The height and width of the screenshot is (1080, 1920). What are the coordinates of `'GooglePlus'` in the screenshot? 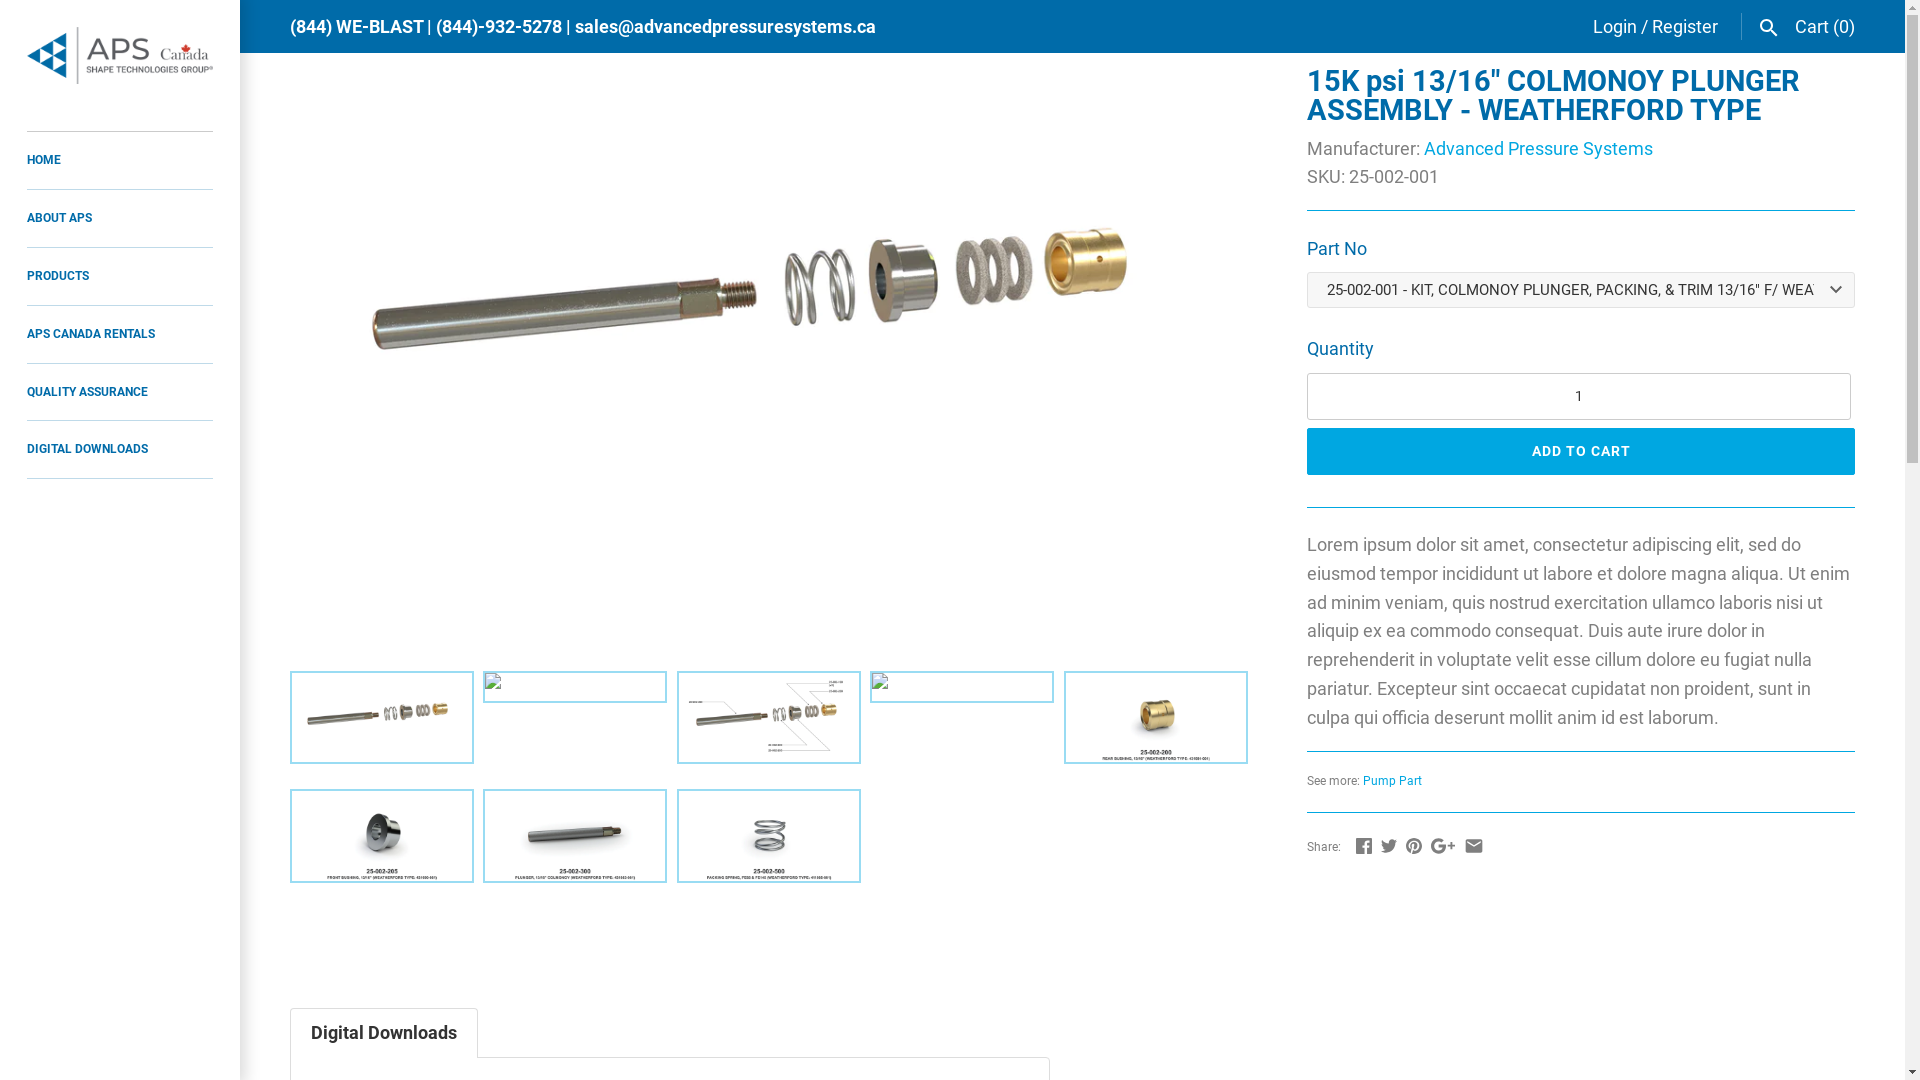 It's located at (1443, 845).